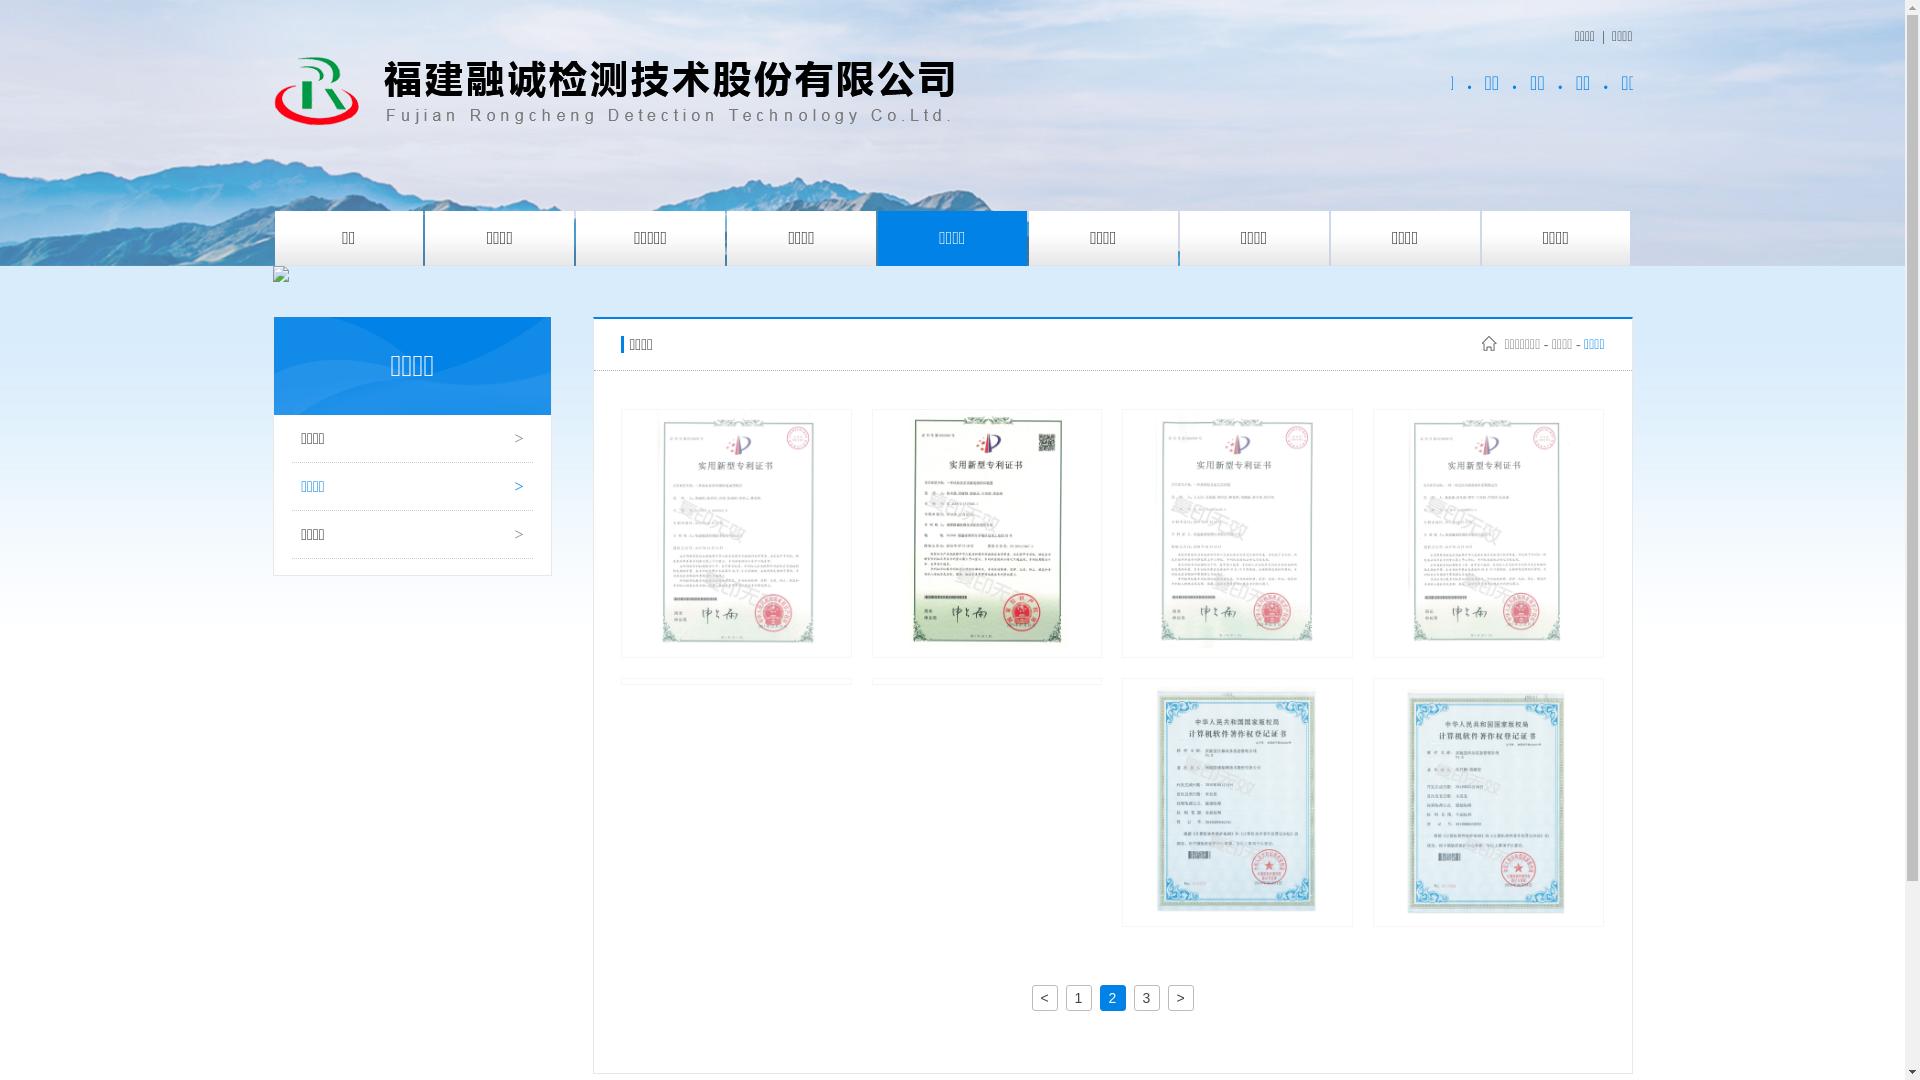 The image size is (1920, 1080). Describe the element at coordinates (1180, 998) in the screenshot. I see `'>'` at that location.